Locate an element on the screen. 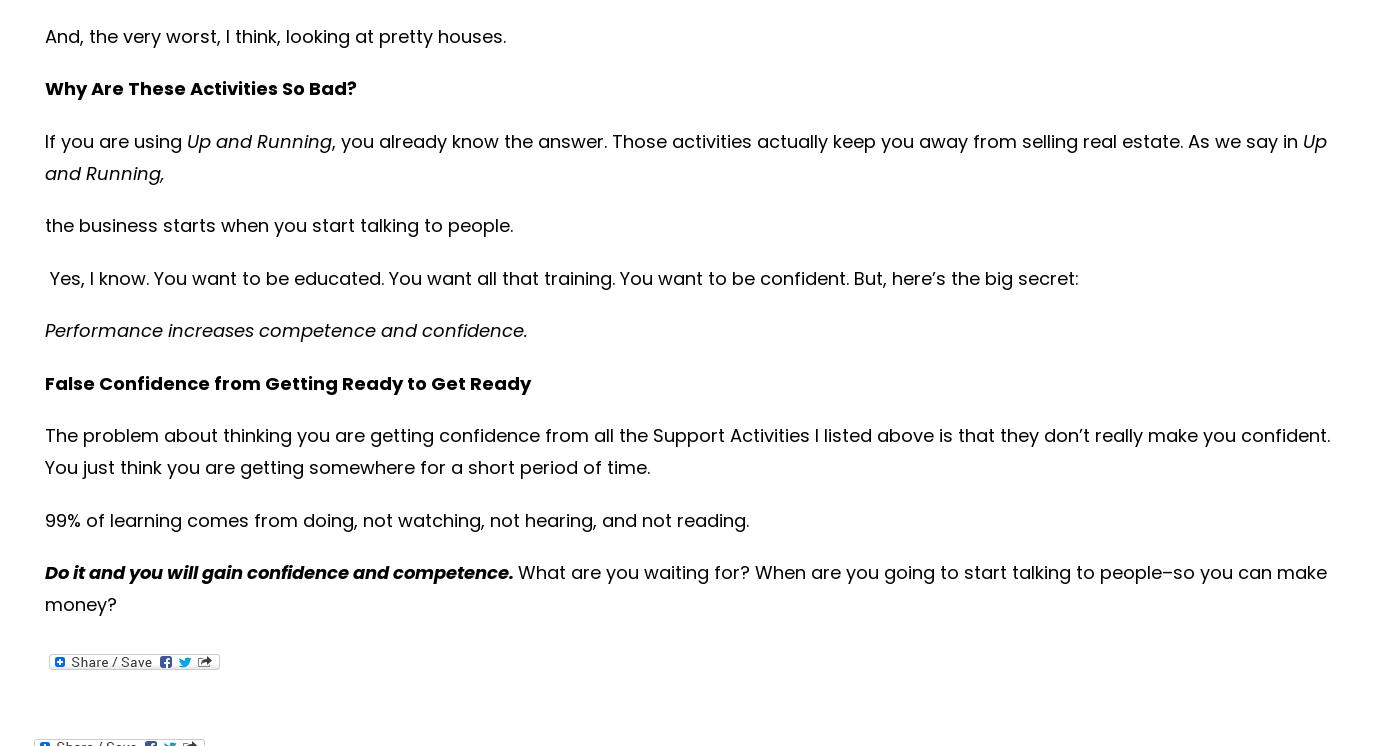 The width and height of the screenshot is (1400, 746). 'Up and Running' is located at coordinates (258, 139).